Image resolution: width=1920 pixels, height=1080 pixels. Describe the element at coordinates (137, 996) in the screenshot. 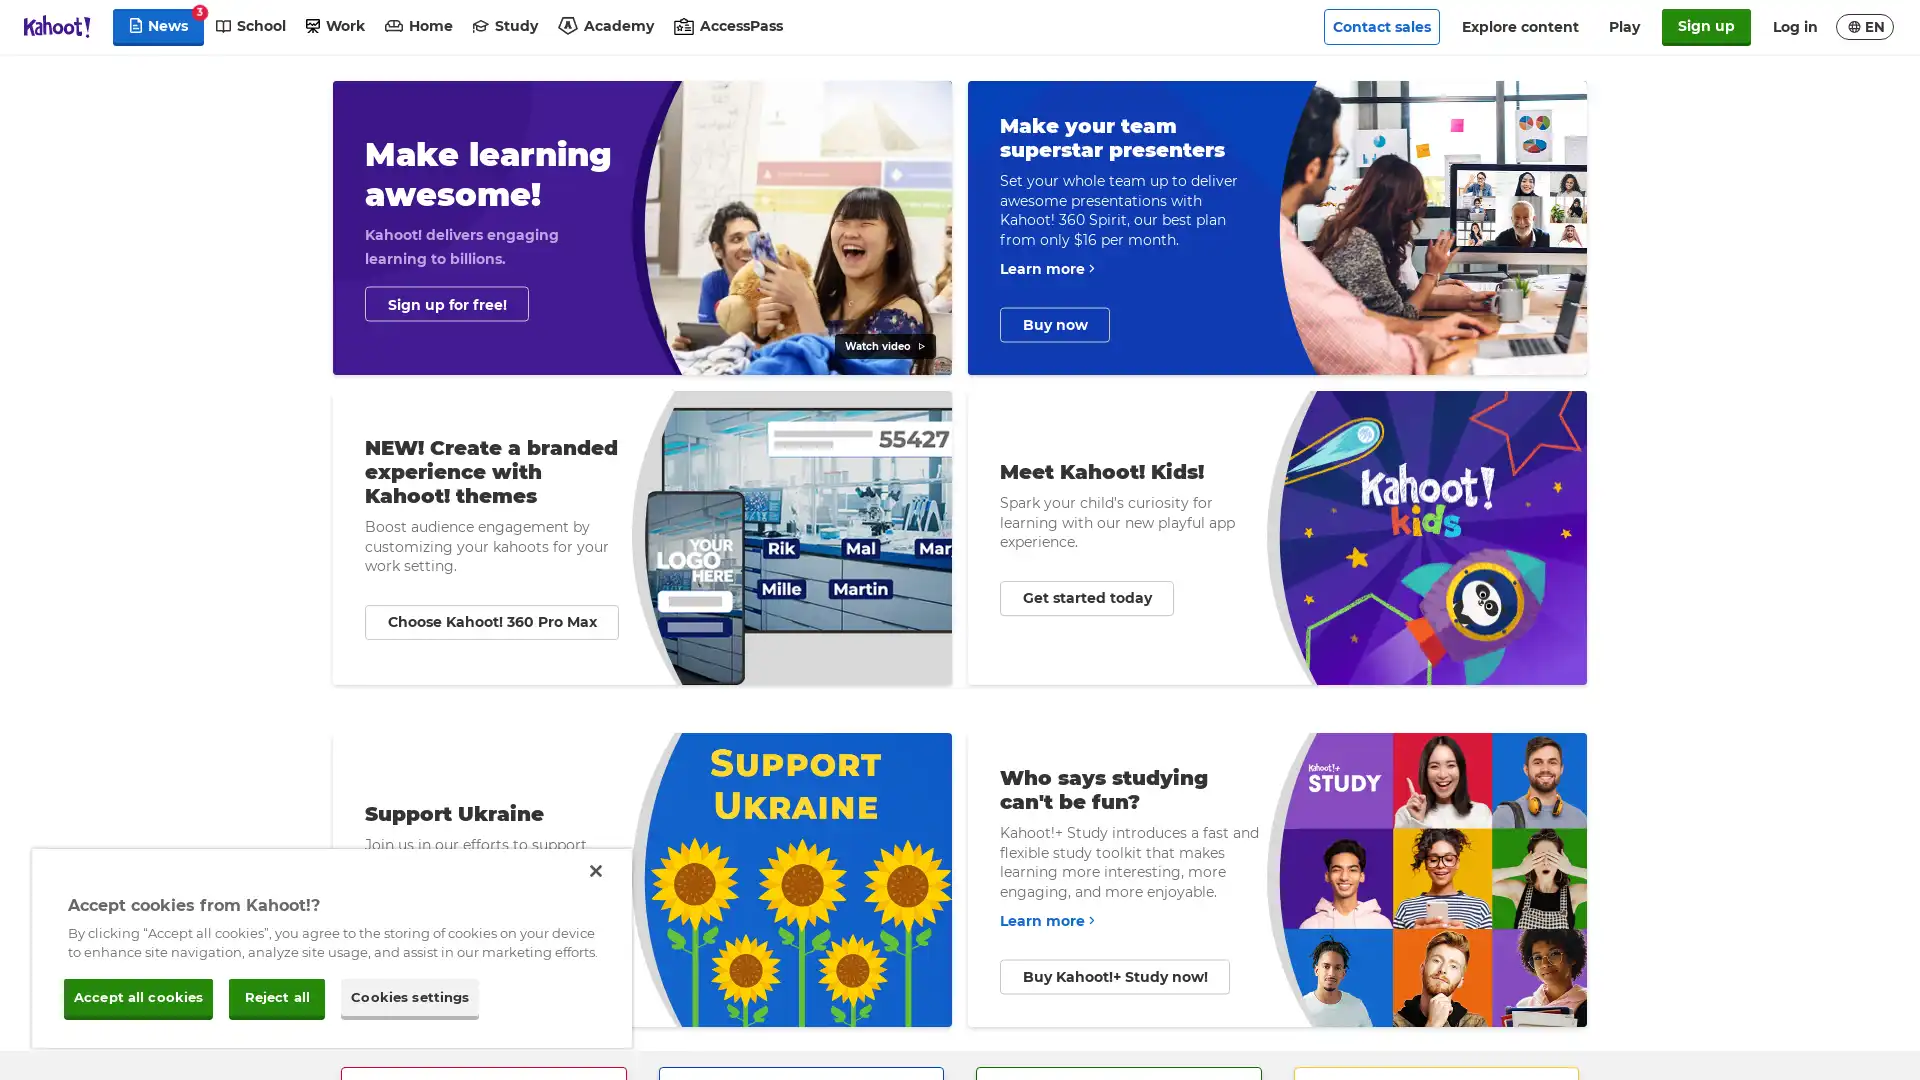

I see `Accept all cookies` at that location.